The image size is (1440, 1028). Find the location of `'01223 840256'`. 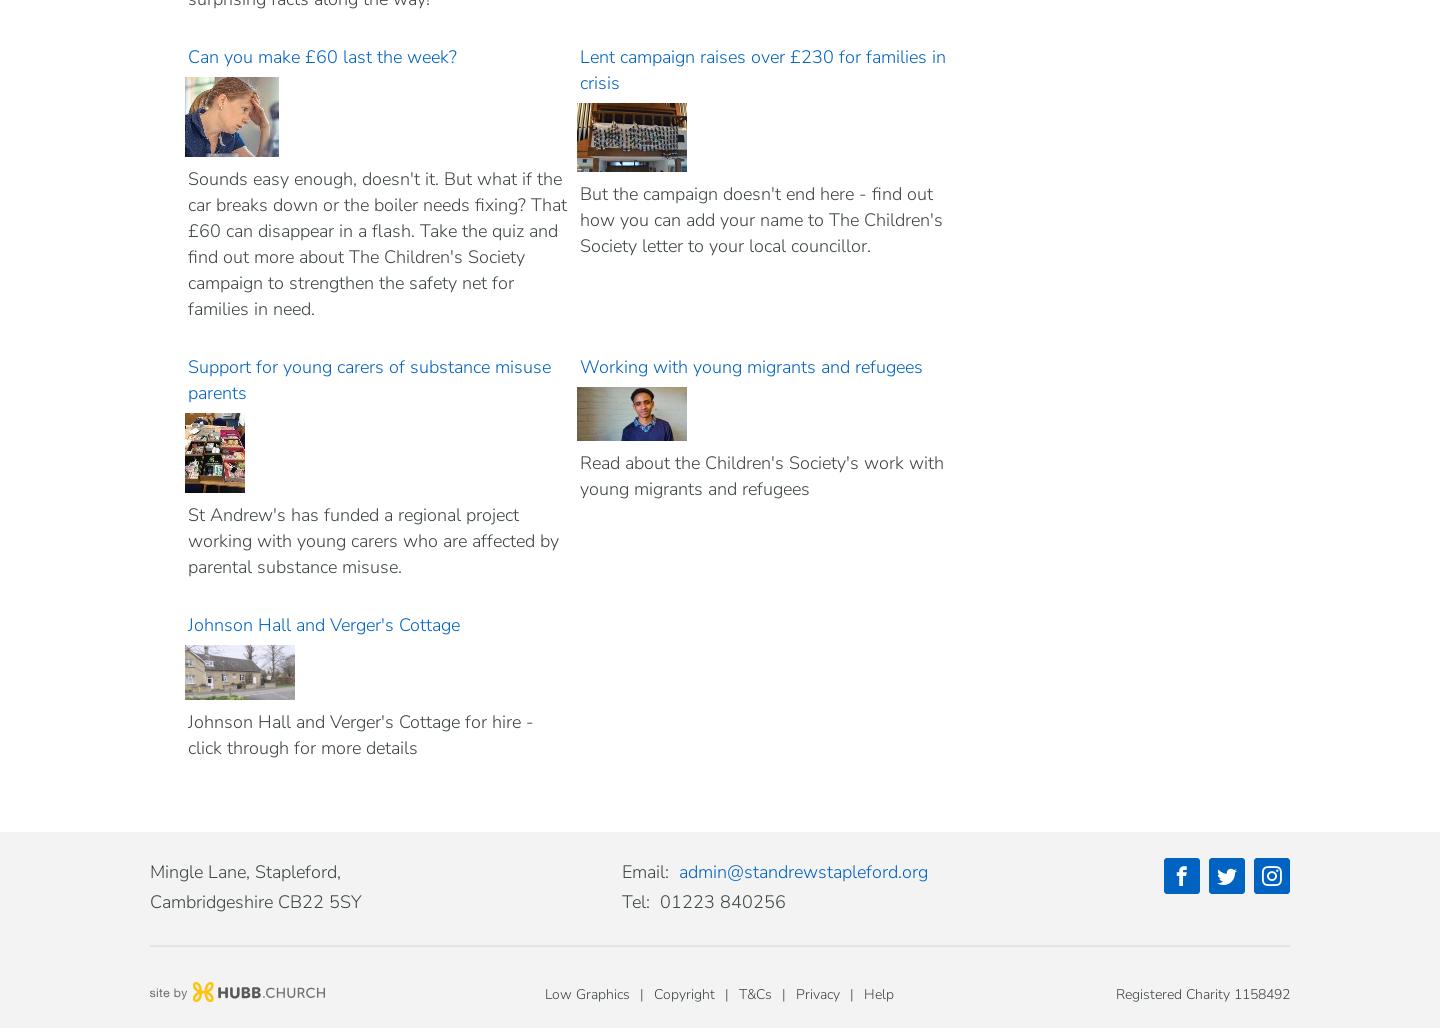

'01223 840256' is located at coordinates (722, 901).